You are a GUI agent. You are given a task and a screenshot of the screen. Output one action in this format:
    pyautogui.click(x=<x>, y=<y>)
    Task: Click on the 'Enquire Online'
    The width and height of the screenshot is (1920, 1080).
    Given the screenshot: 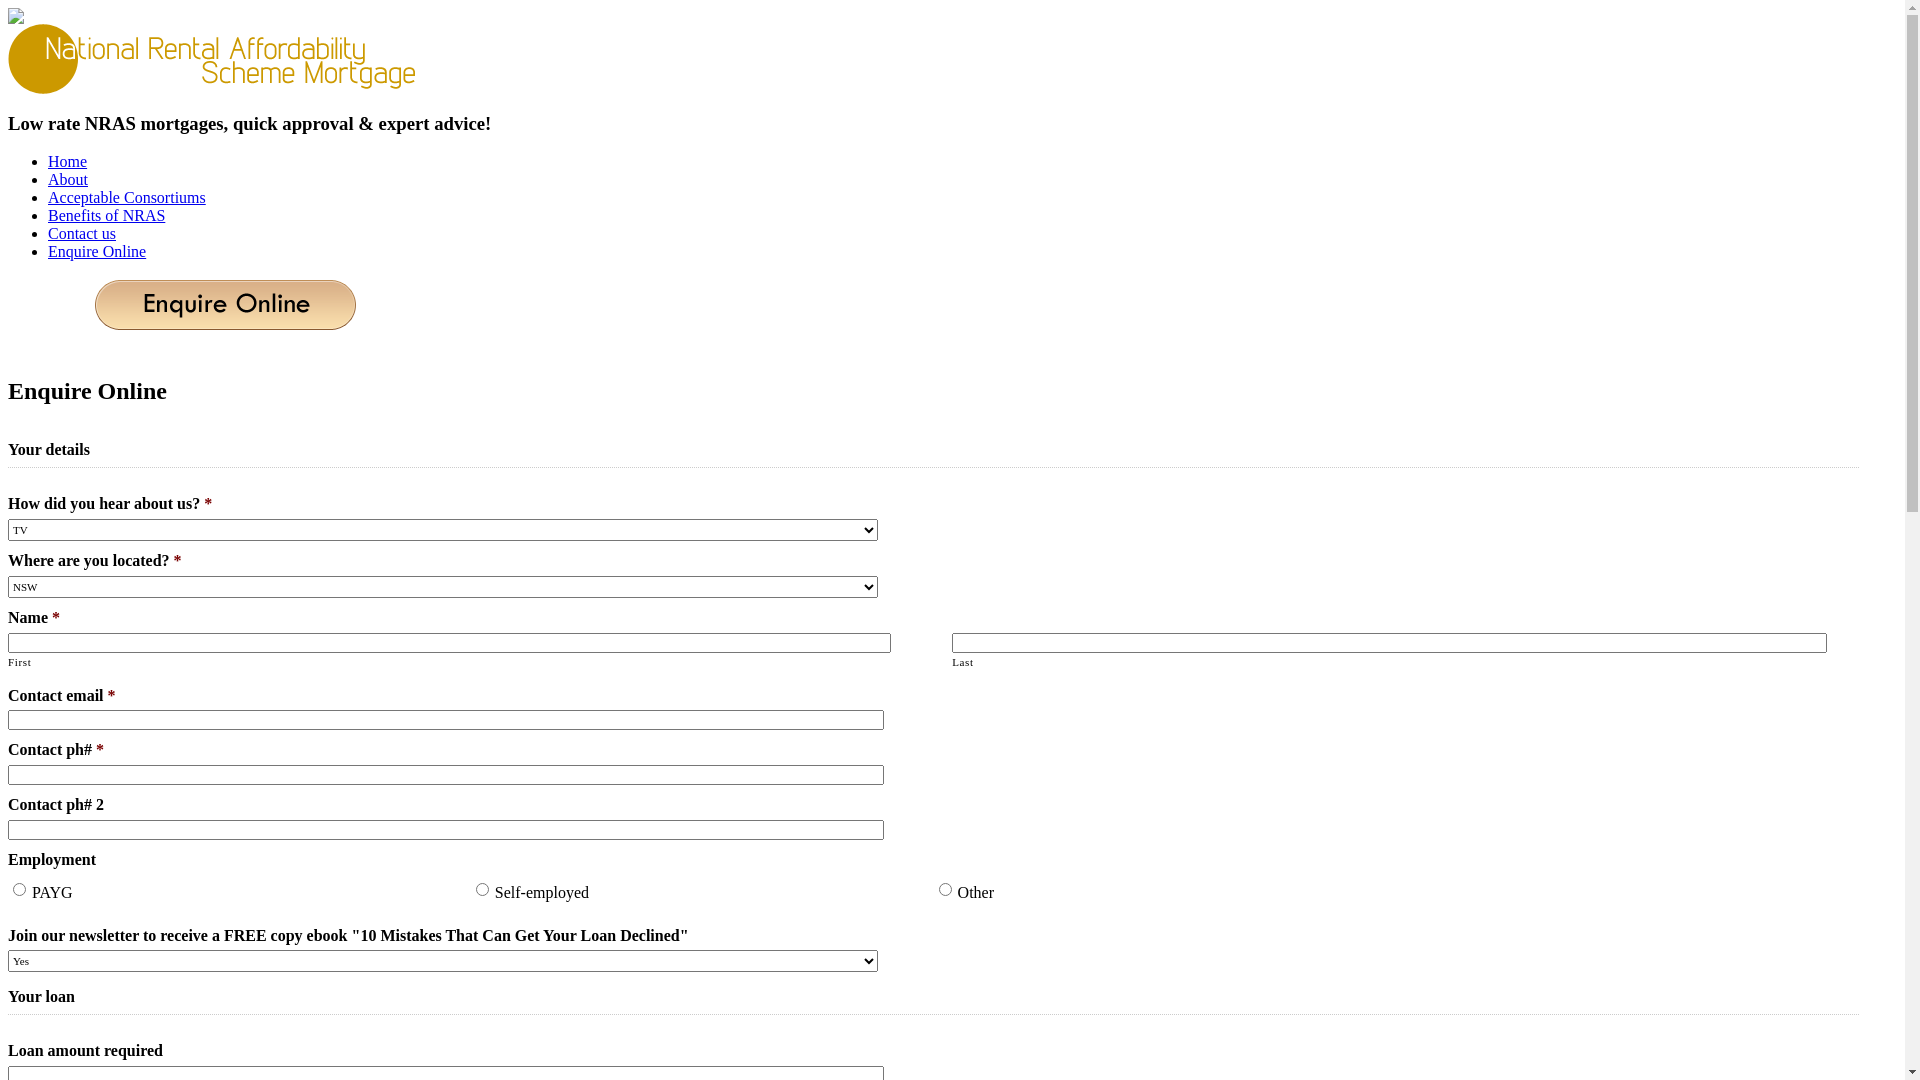 What is the action you would take?
    pyautogui.click(x=48, y=250)
    